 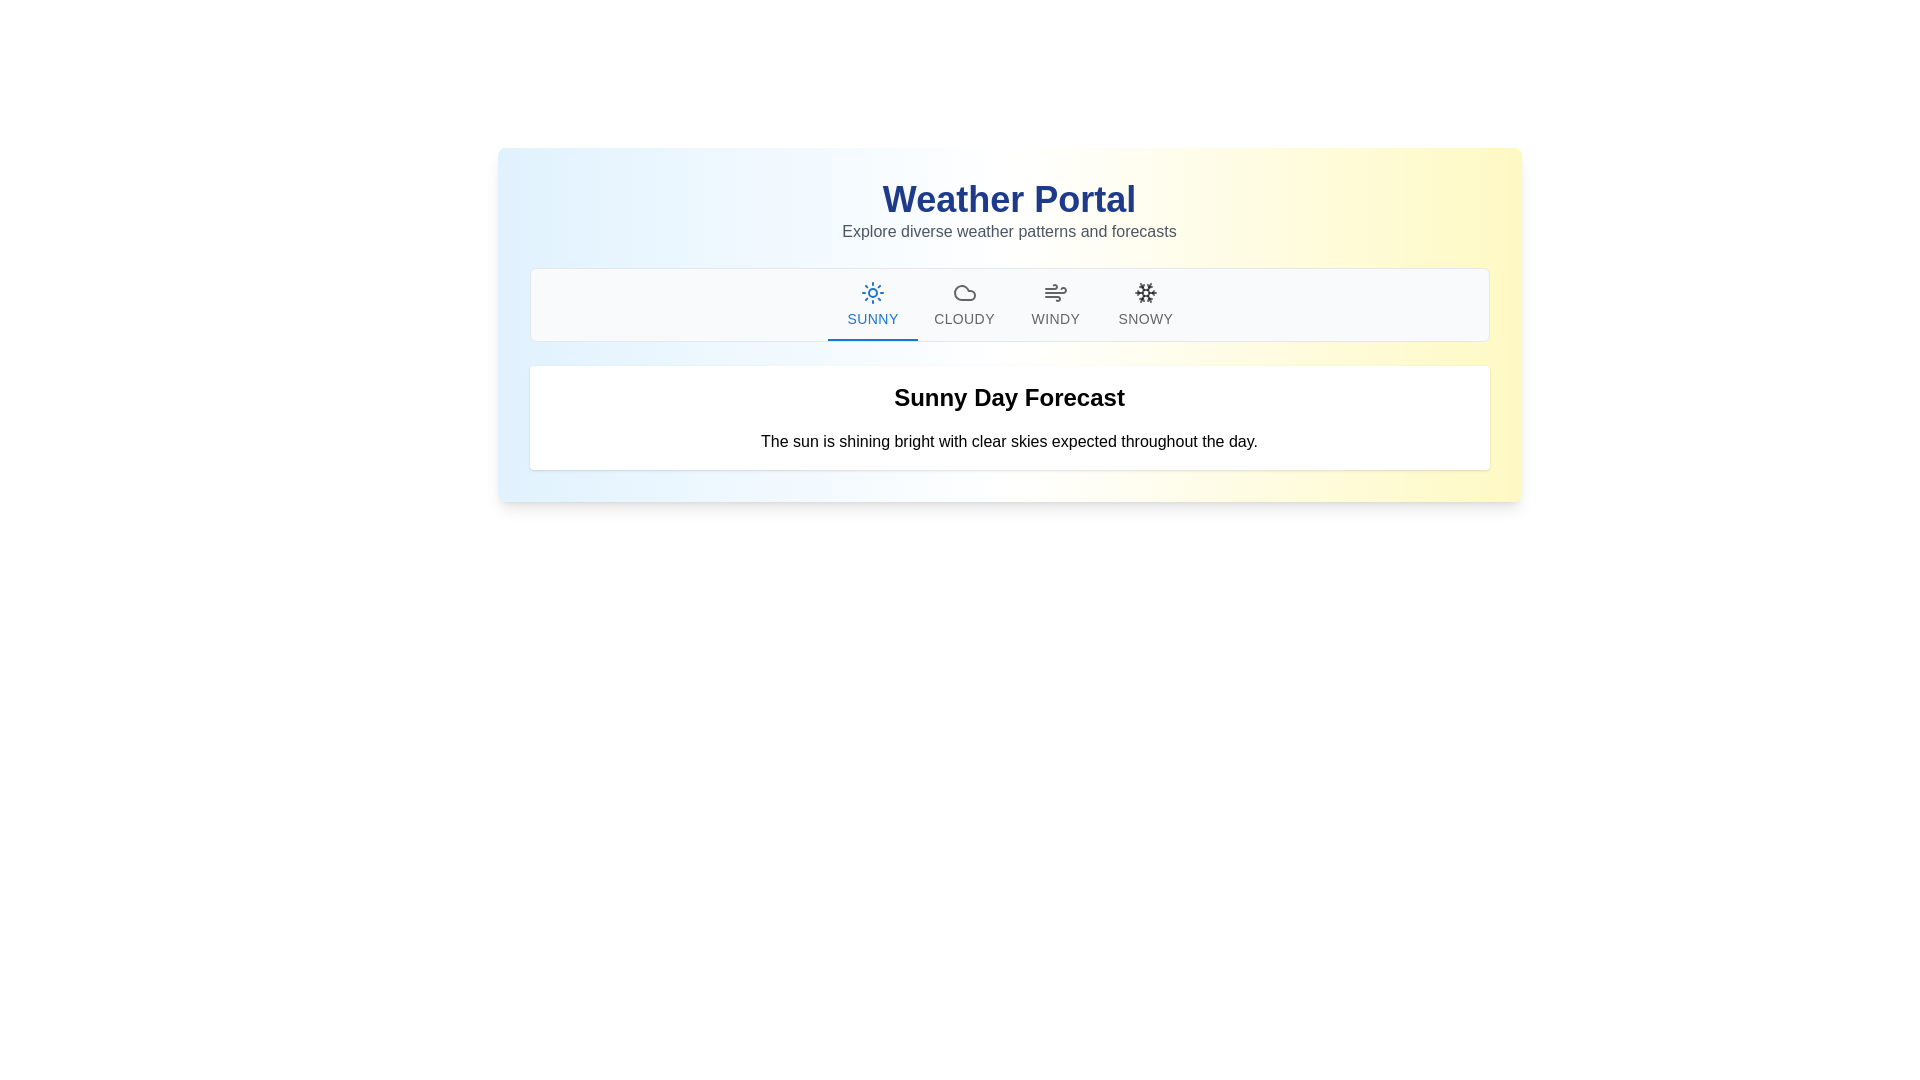 I want to click on the text block providing a forecast summary for sunny weather conditions, located under the 'Sunny Day Forecast' section, so click(x=1009, y=441).